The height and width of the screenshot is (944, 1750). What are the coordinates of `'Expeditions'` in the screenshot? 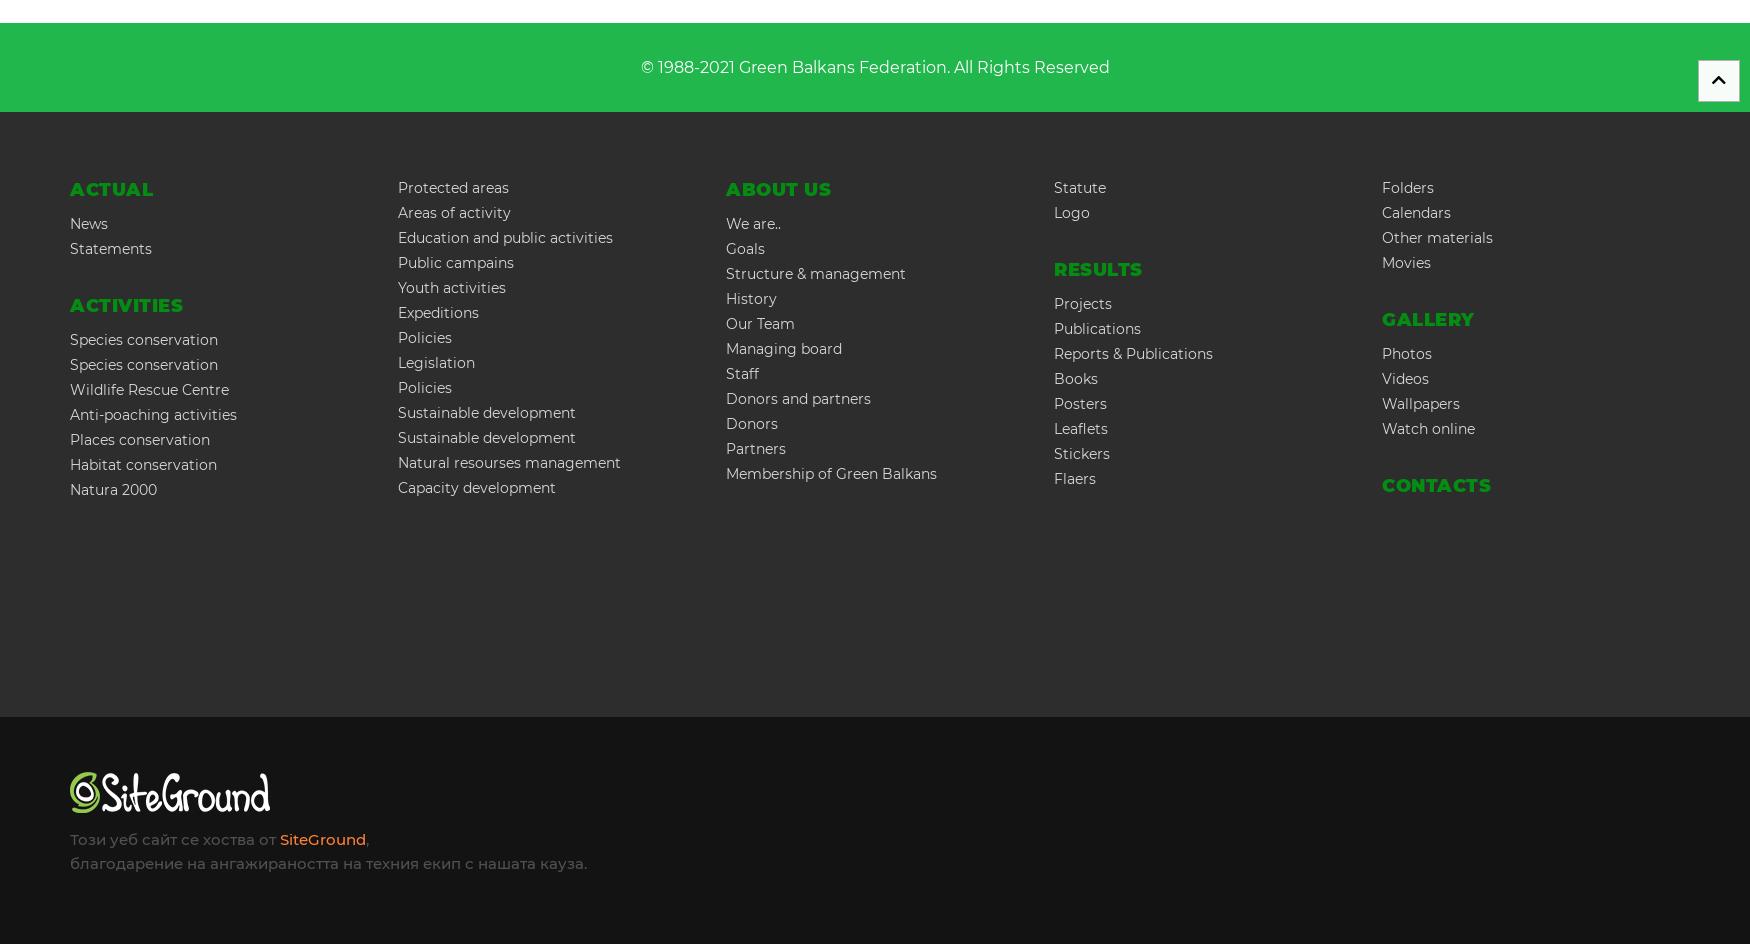 It's located at (396, 312).